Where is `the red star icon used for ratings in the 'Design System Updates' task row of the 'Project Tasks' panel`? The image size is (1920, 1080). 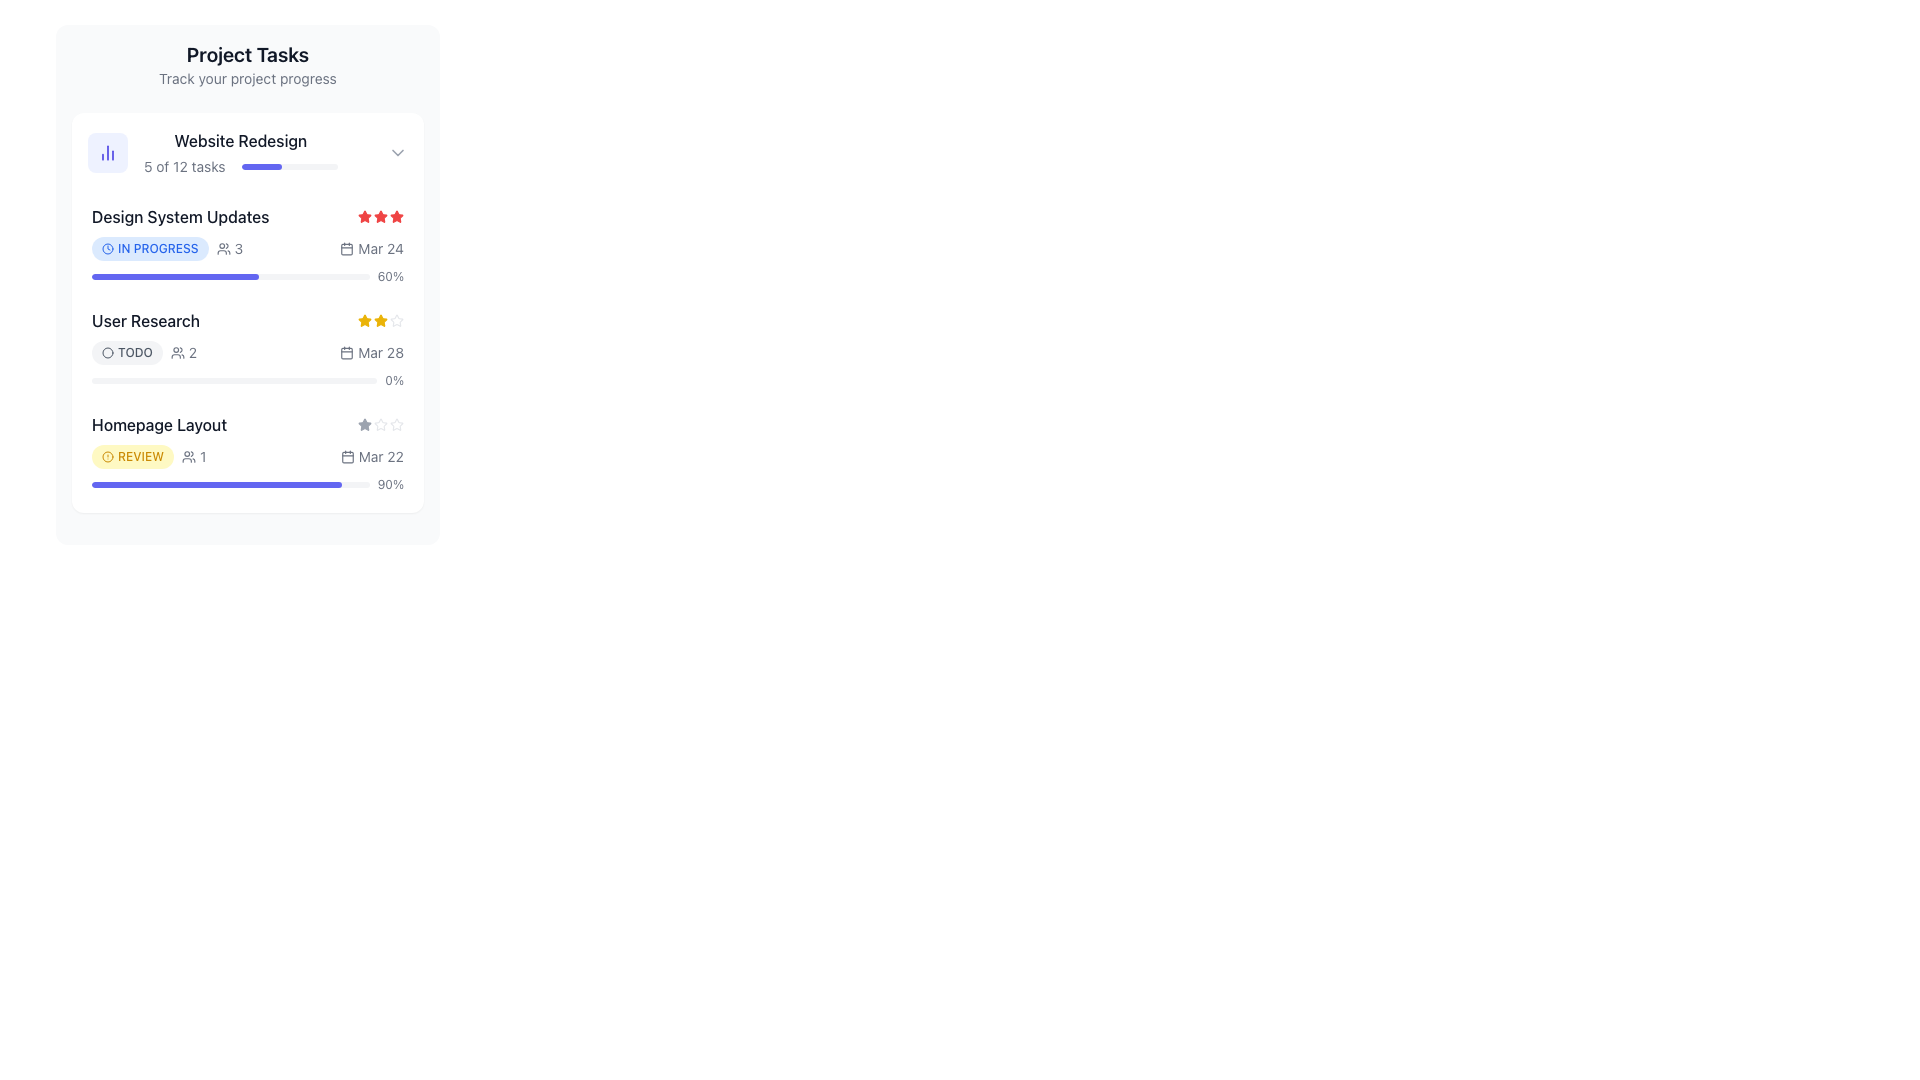
the red star icon used for ratings in the 'Design System Updates' task row of the 'Project Tasks' panel is located at coordinates (380, 216).